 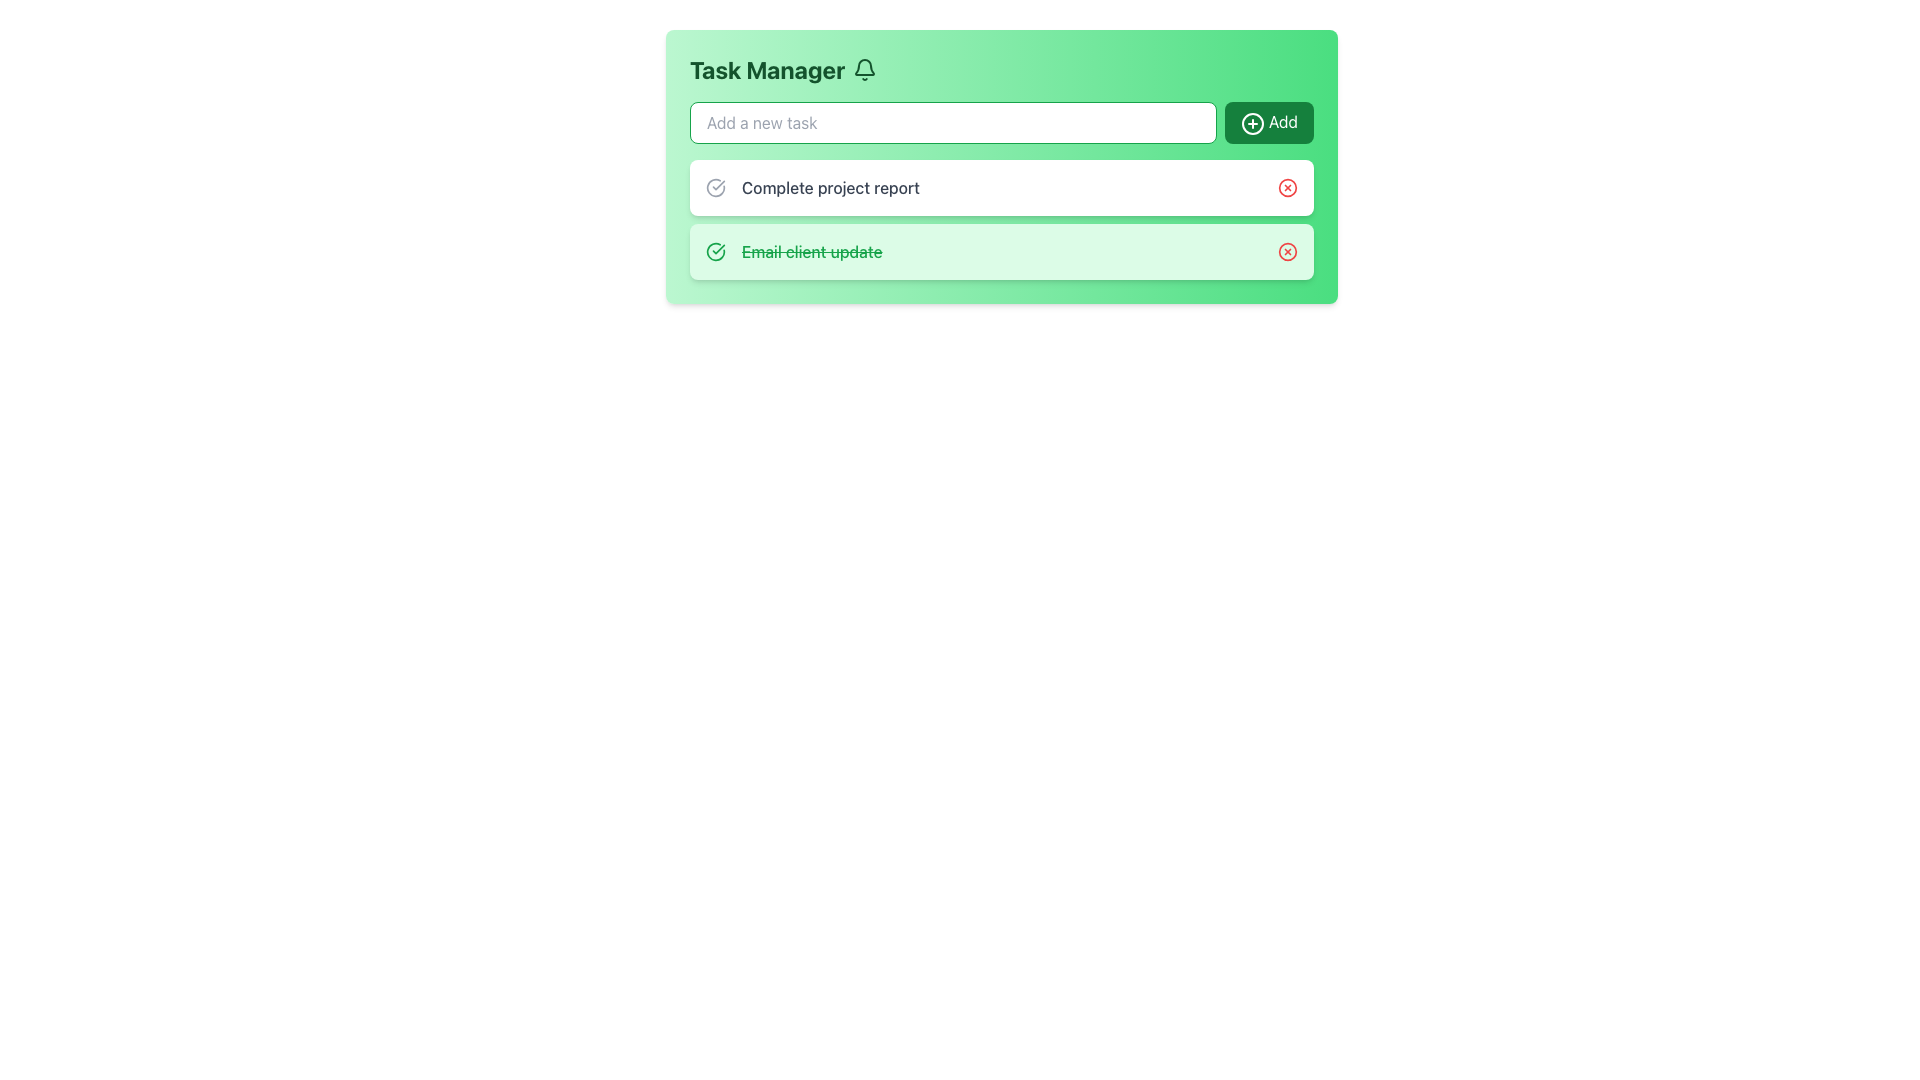 I want to click on on the circular icon with a green background that features a plus symbol, located next, so click(x=1251, y=123).